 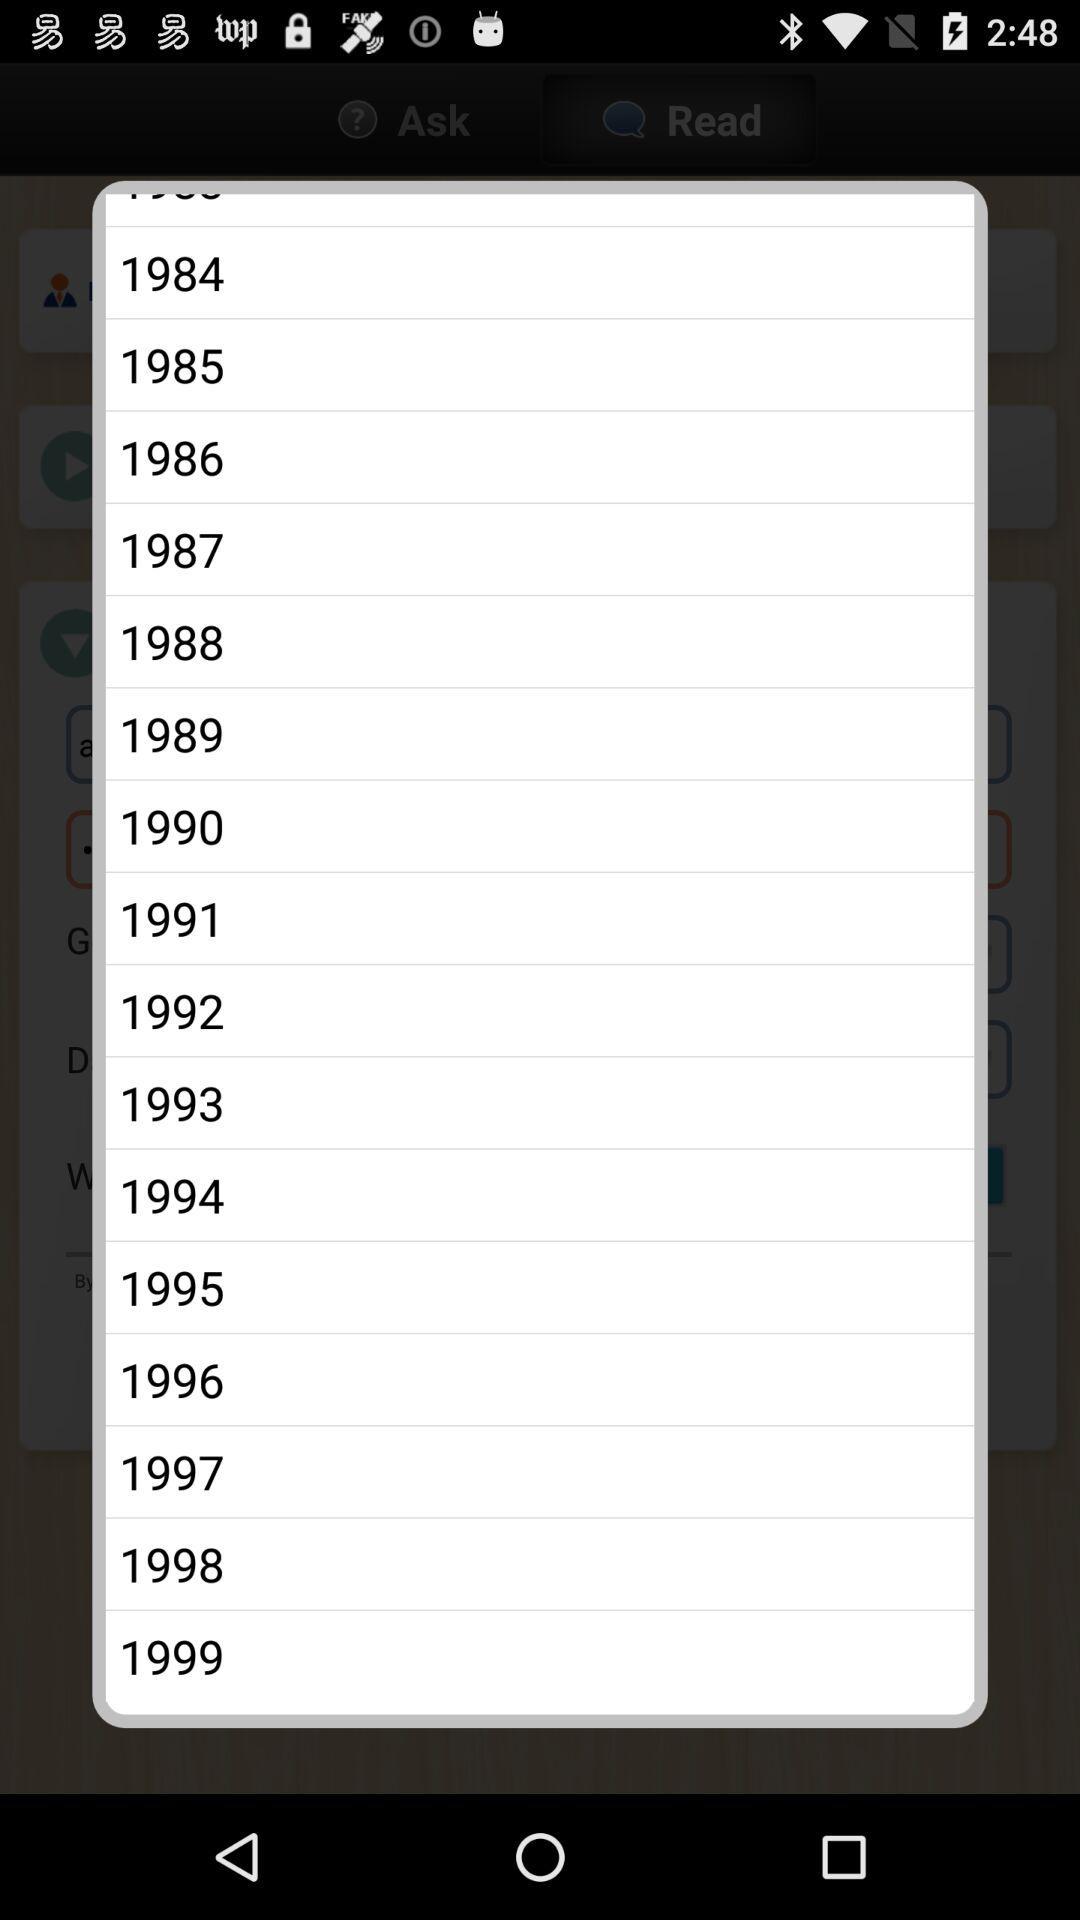 What do you see at coordinates (540, 1195) in the screenshot?
I see `the 1994 app` at bounding box center [540, 1195].